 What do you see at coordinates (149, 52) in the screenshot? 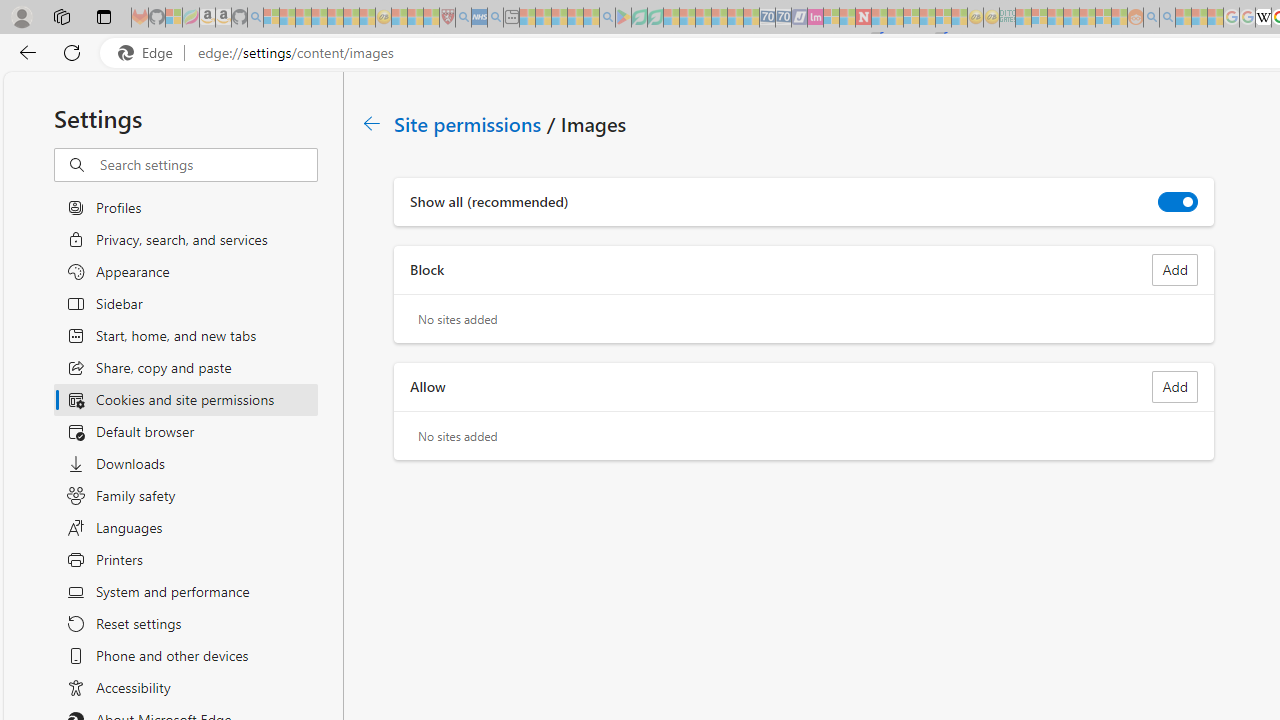
I see `'Edge'` at bounding box center [149, 52].